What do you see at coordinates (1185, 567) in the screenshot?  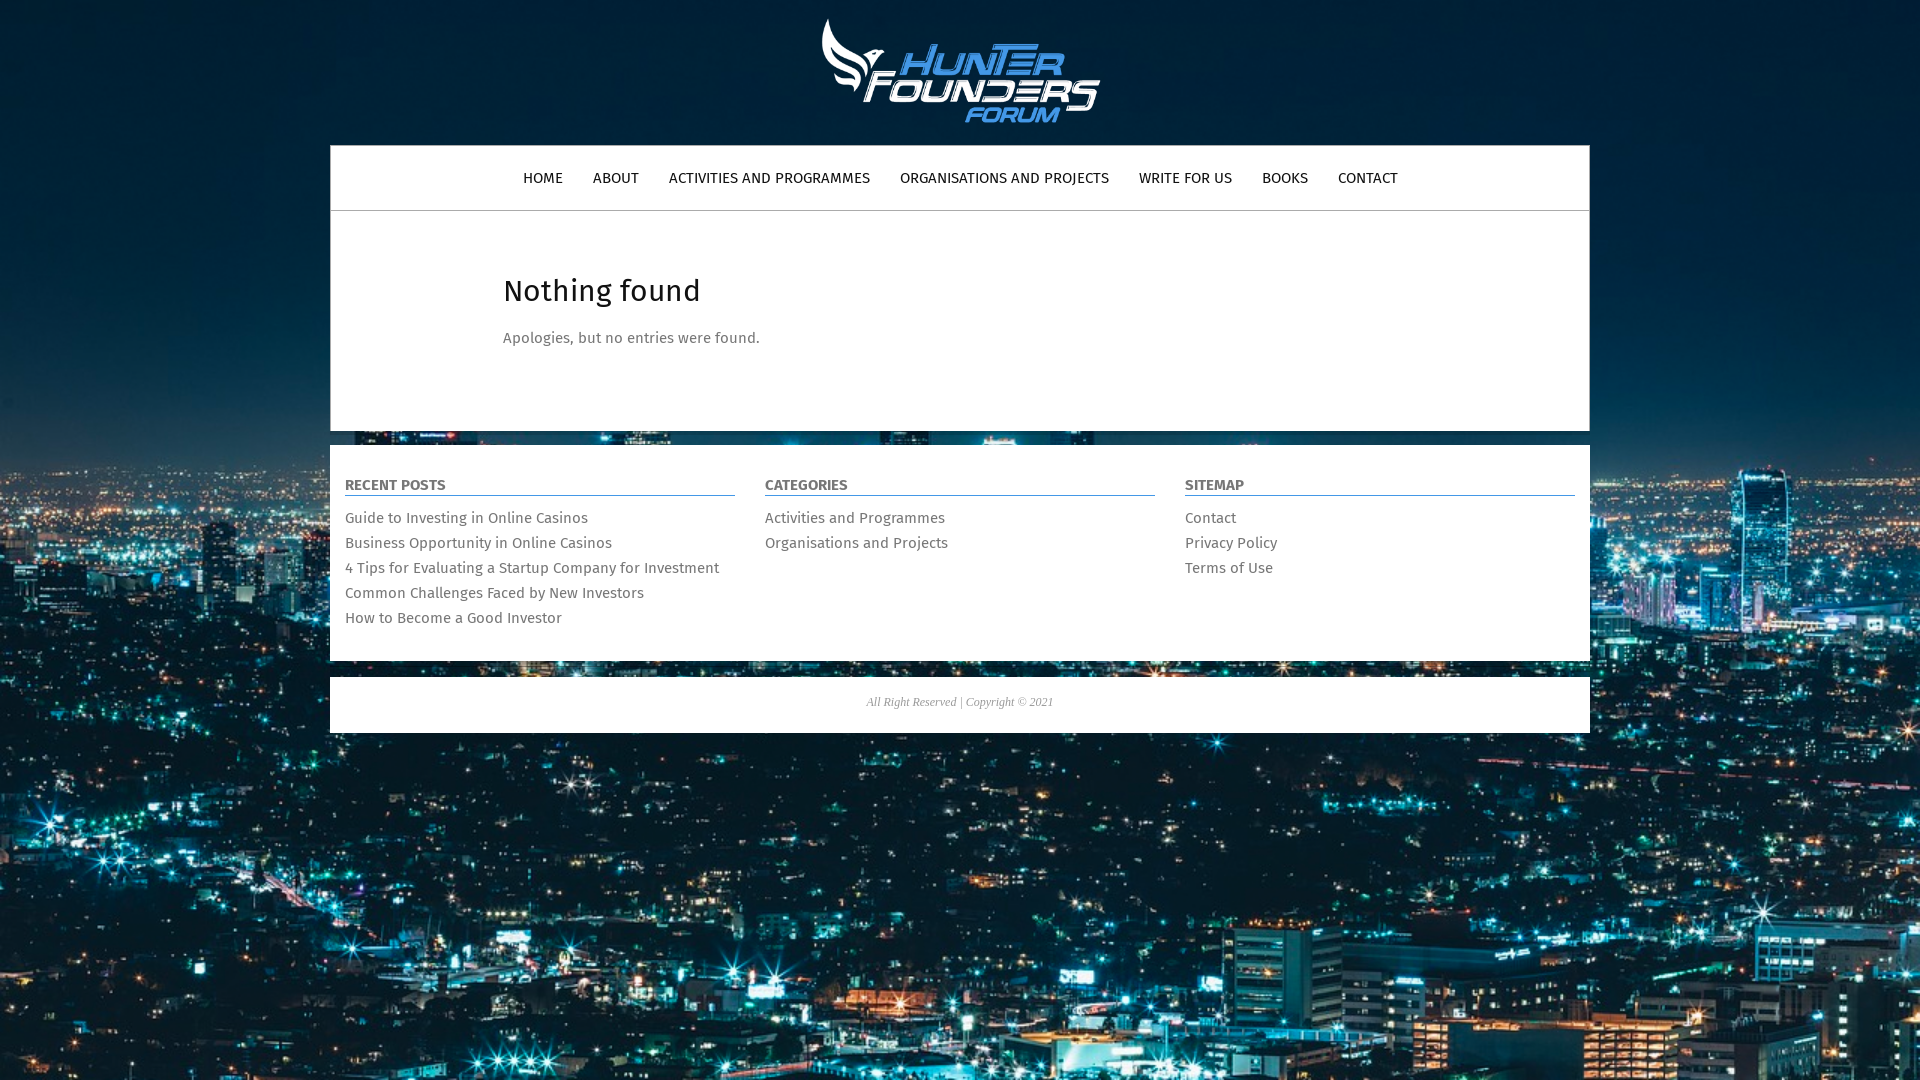 I see `'Terms of Use'` at bounding box center [1185, 567].